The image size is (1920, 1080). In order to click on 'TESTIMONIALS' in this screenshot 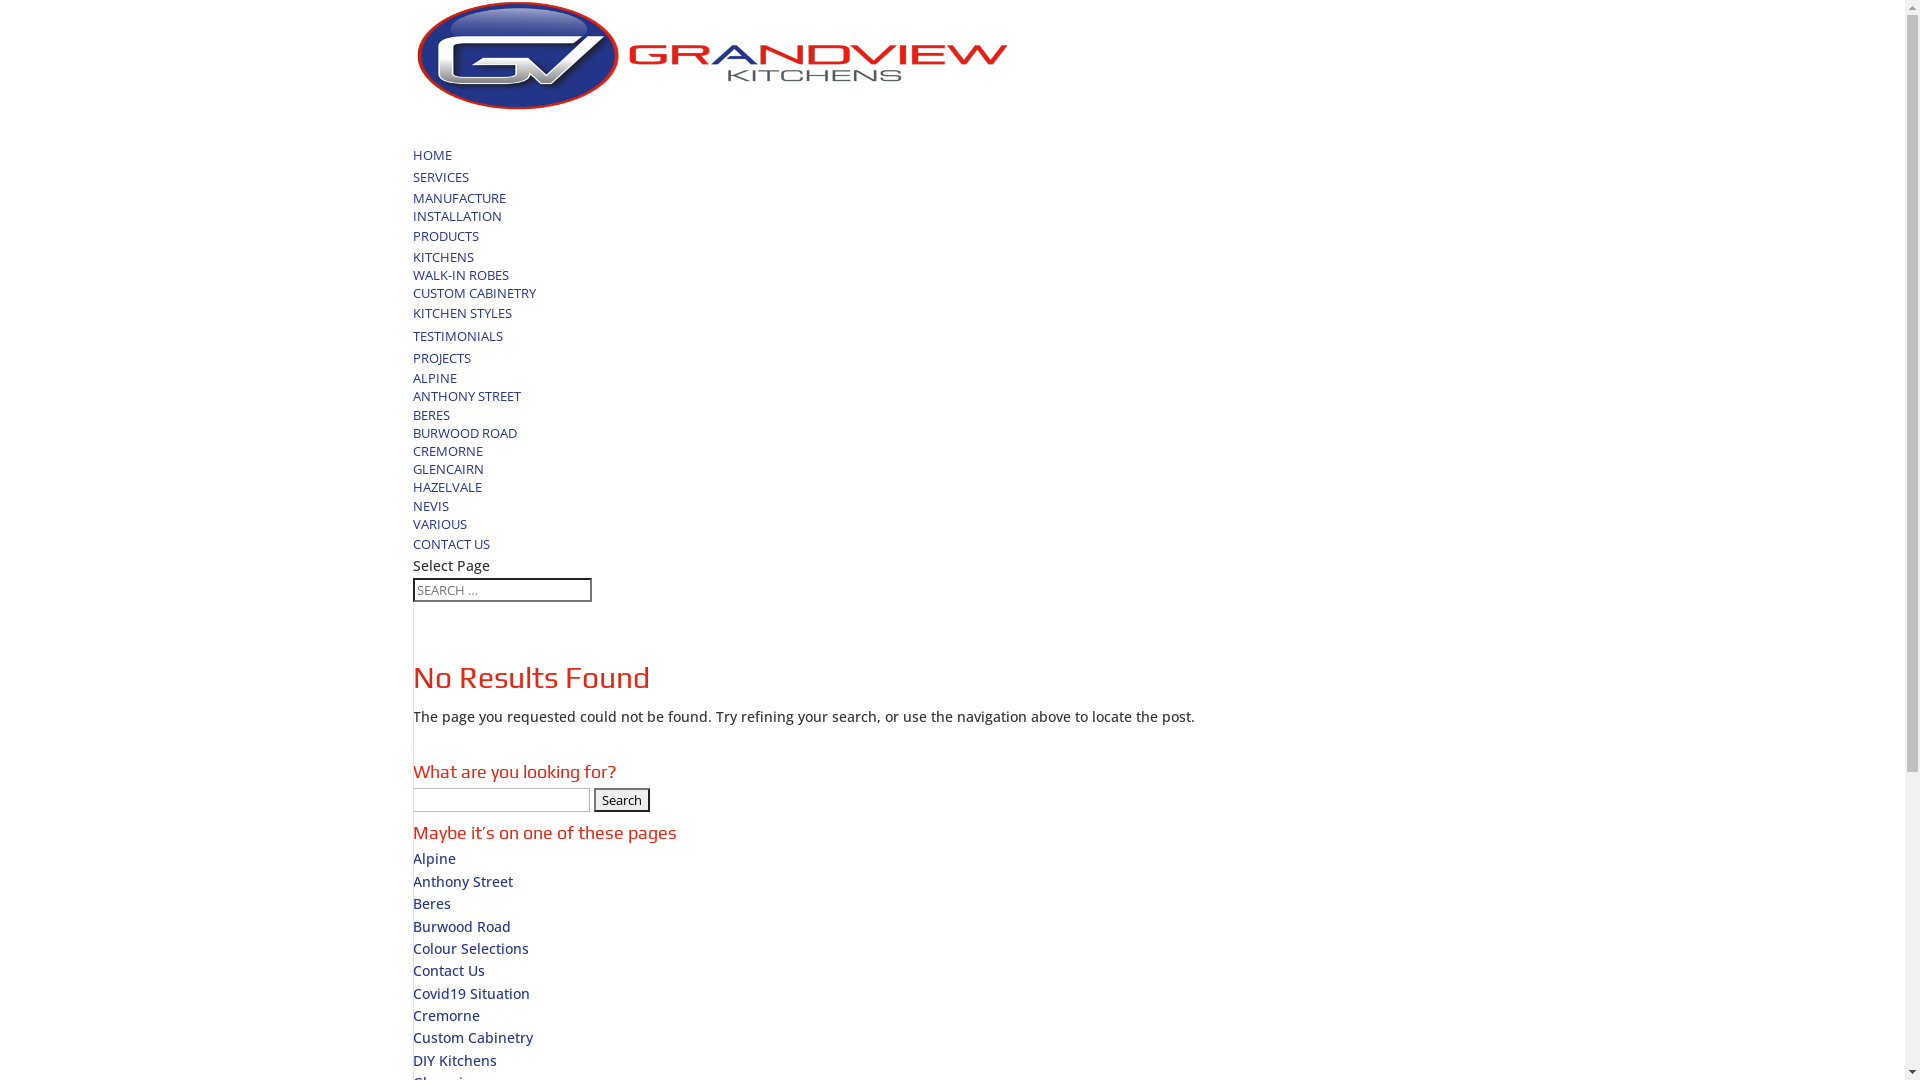, I will do `click(455, 346)`.